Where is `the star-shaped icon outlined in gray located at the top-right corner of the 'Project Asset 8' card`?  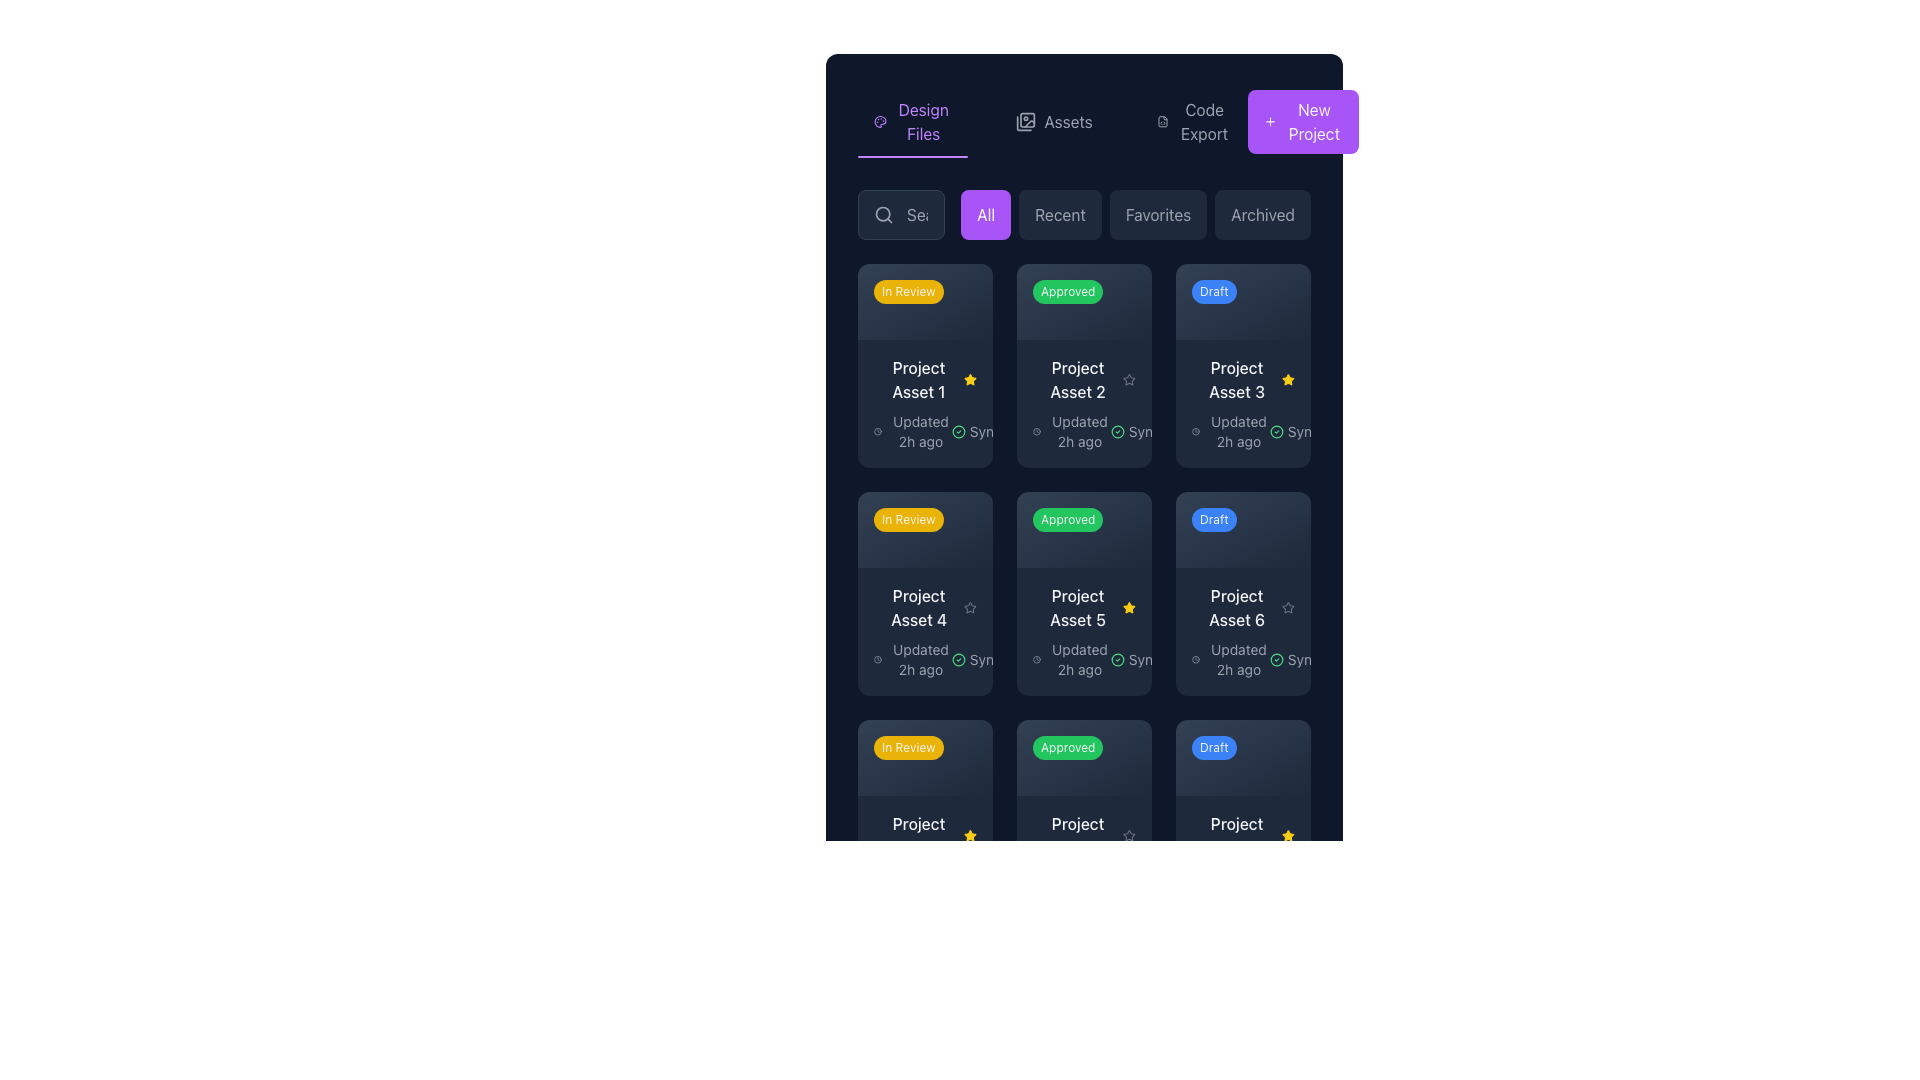 the star-shaped icon outlined in gray located at the top-right corner of the 'Project Asset 8' card is located at coordinates (1129, 835).